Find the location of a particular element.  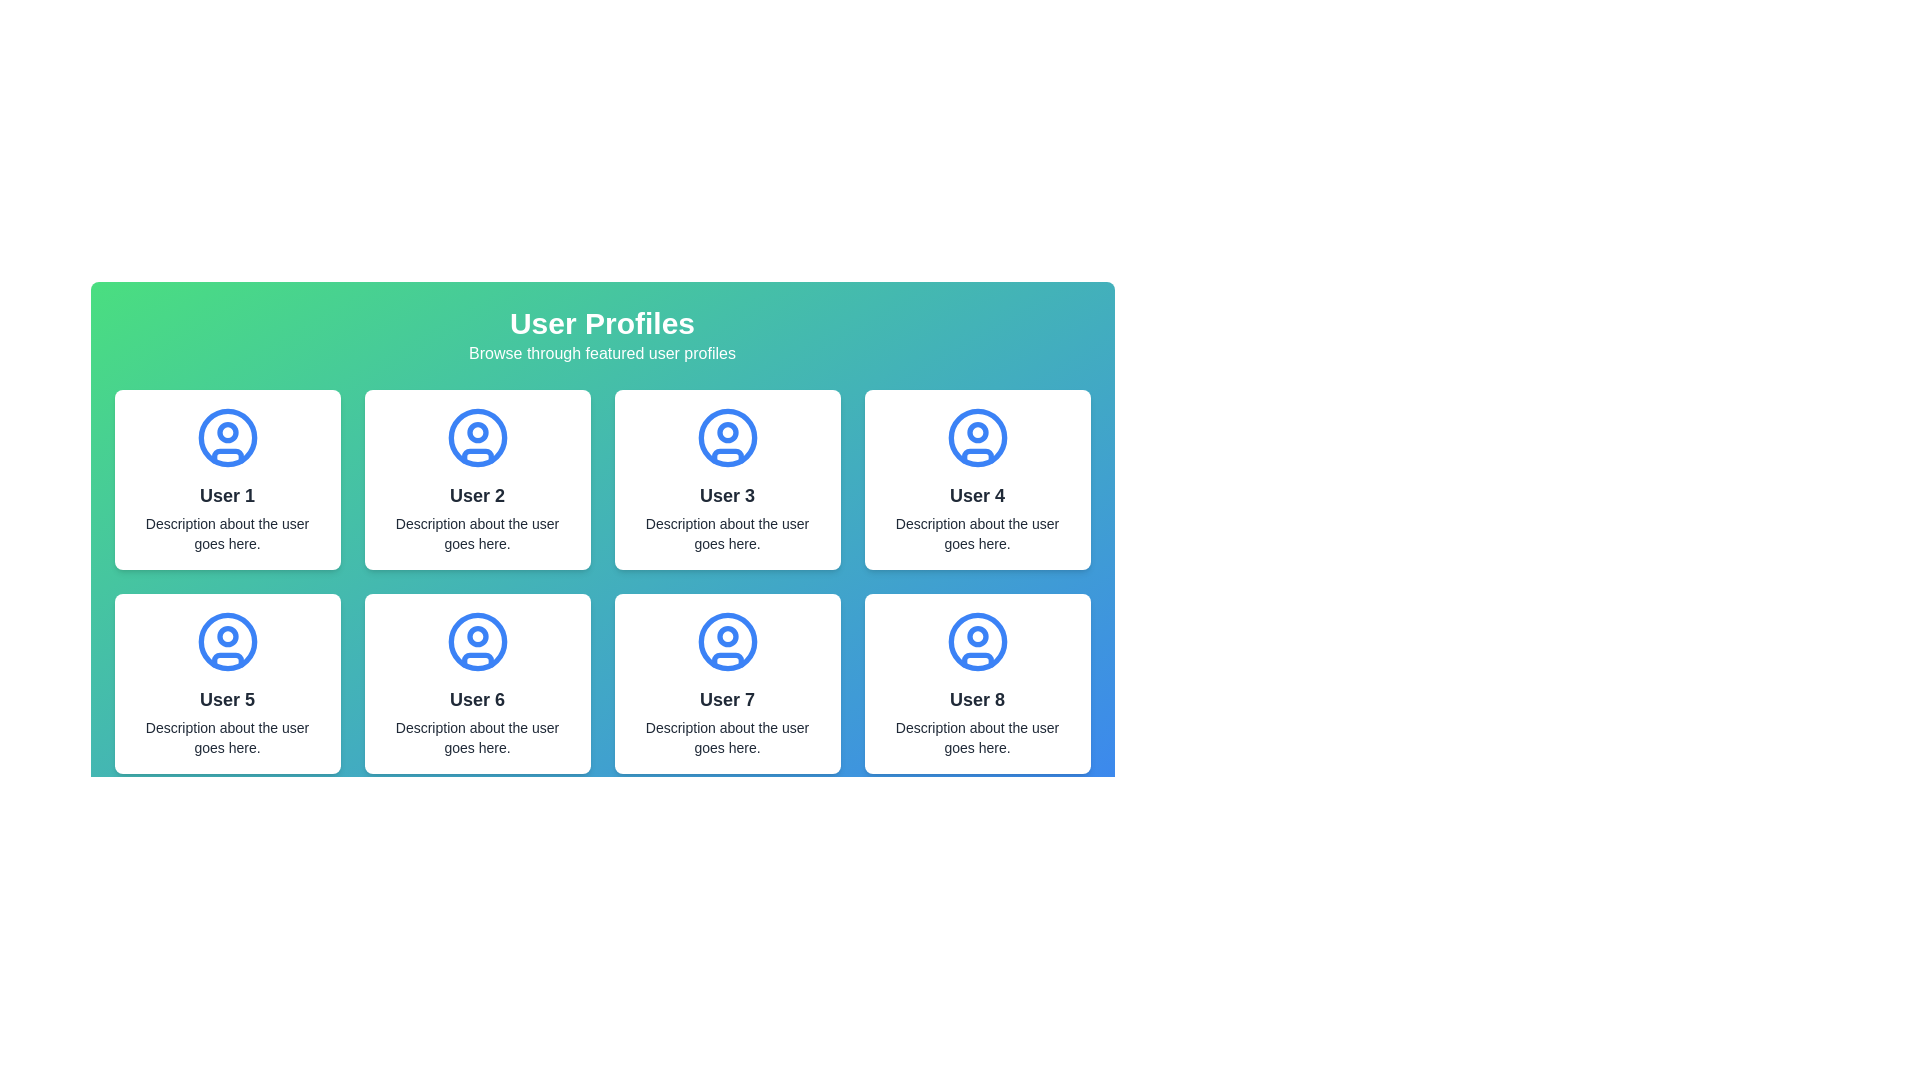

the circular user avatar icon with a blue outline located at the top center of the card titled 'User 2' for more details is located at coordinates (476, 437).